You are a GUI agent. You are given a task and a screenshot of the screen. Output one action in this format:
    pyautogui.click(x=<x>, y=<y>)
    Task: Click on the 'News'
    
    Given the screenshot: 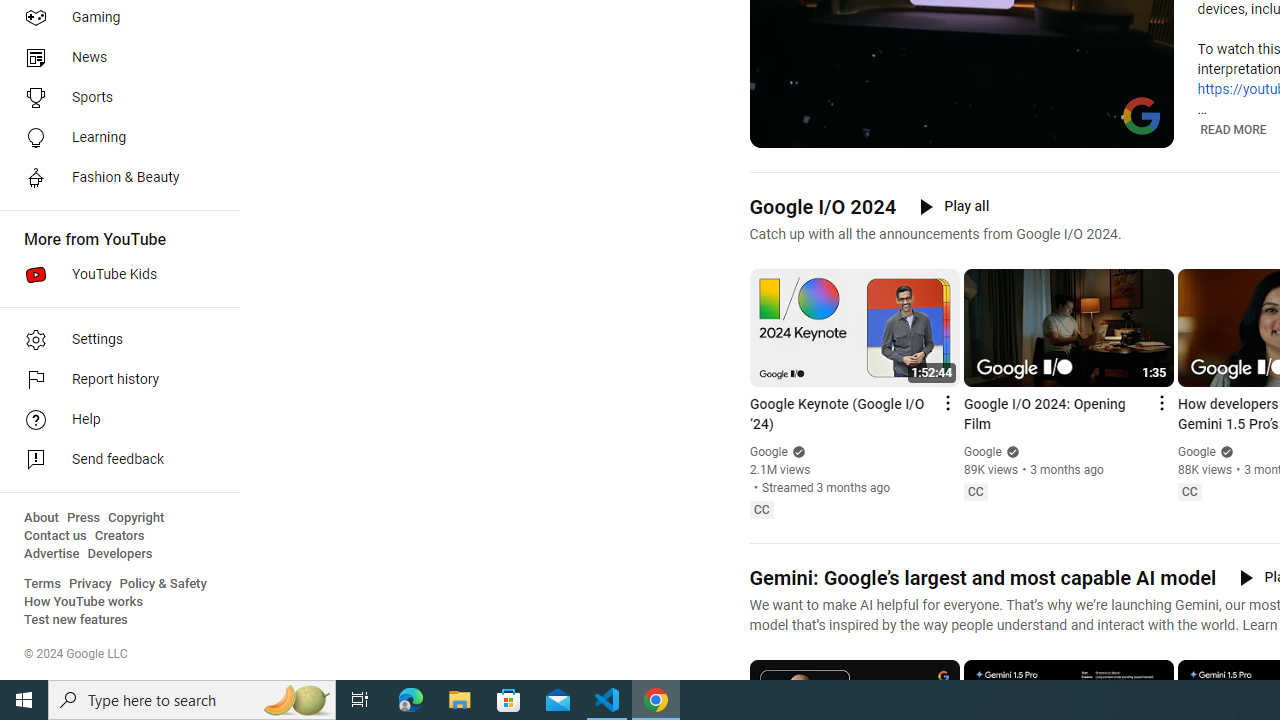 What is the action you would take?
    pyautogui.click(x=112, y=56)
    